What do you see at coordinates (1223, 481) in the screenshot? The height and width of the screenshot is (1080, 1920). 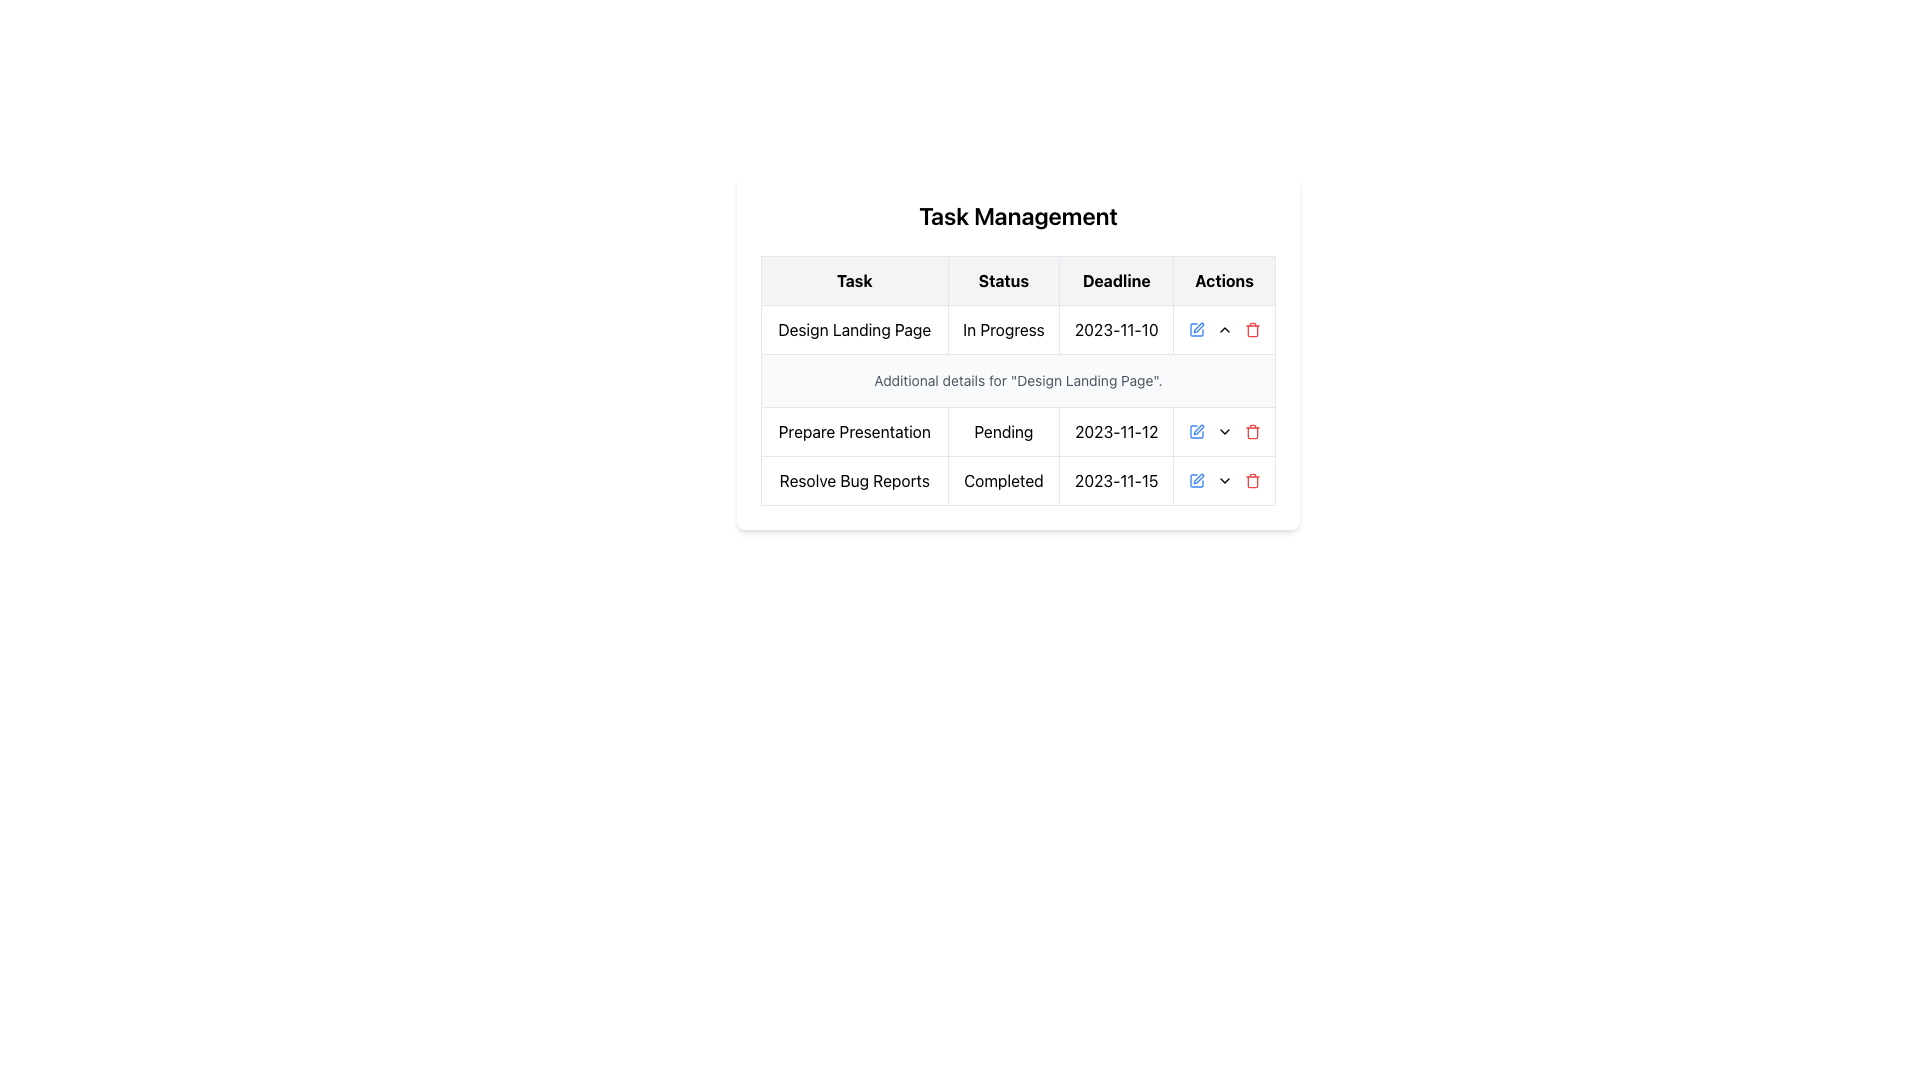 I see `the button located in the second row under the Actions column, which is to the left of the trash can icon and to the right of the text in the Status column` at bounding box center [1223, 481].